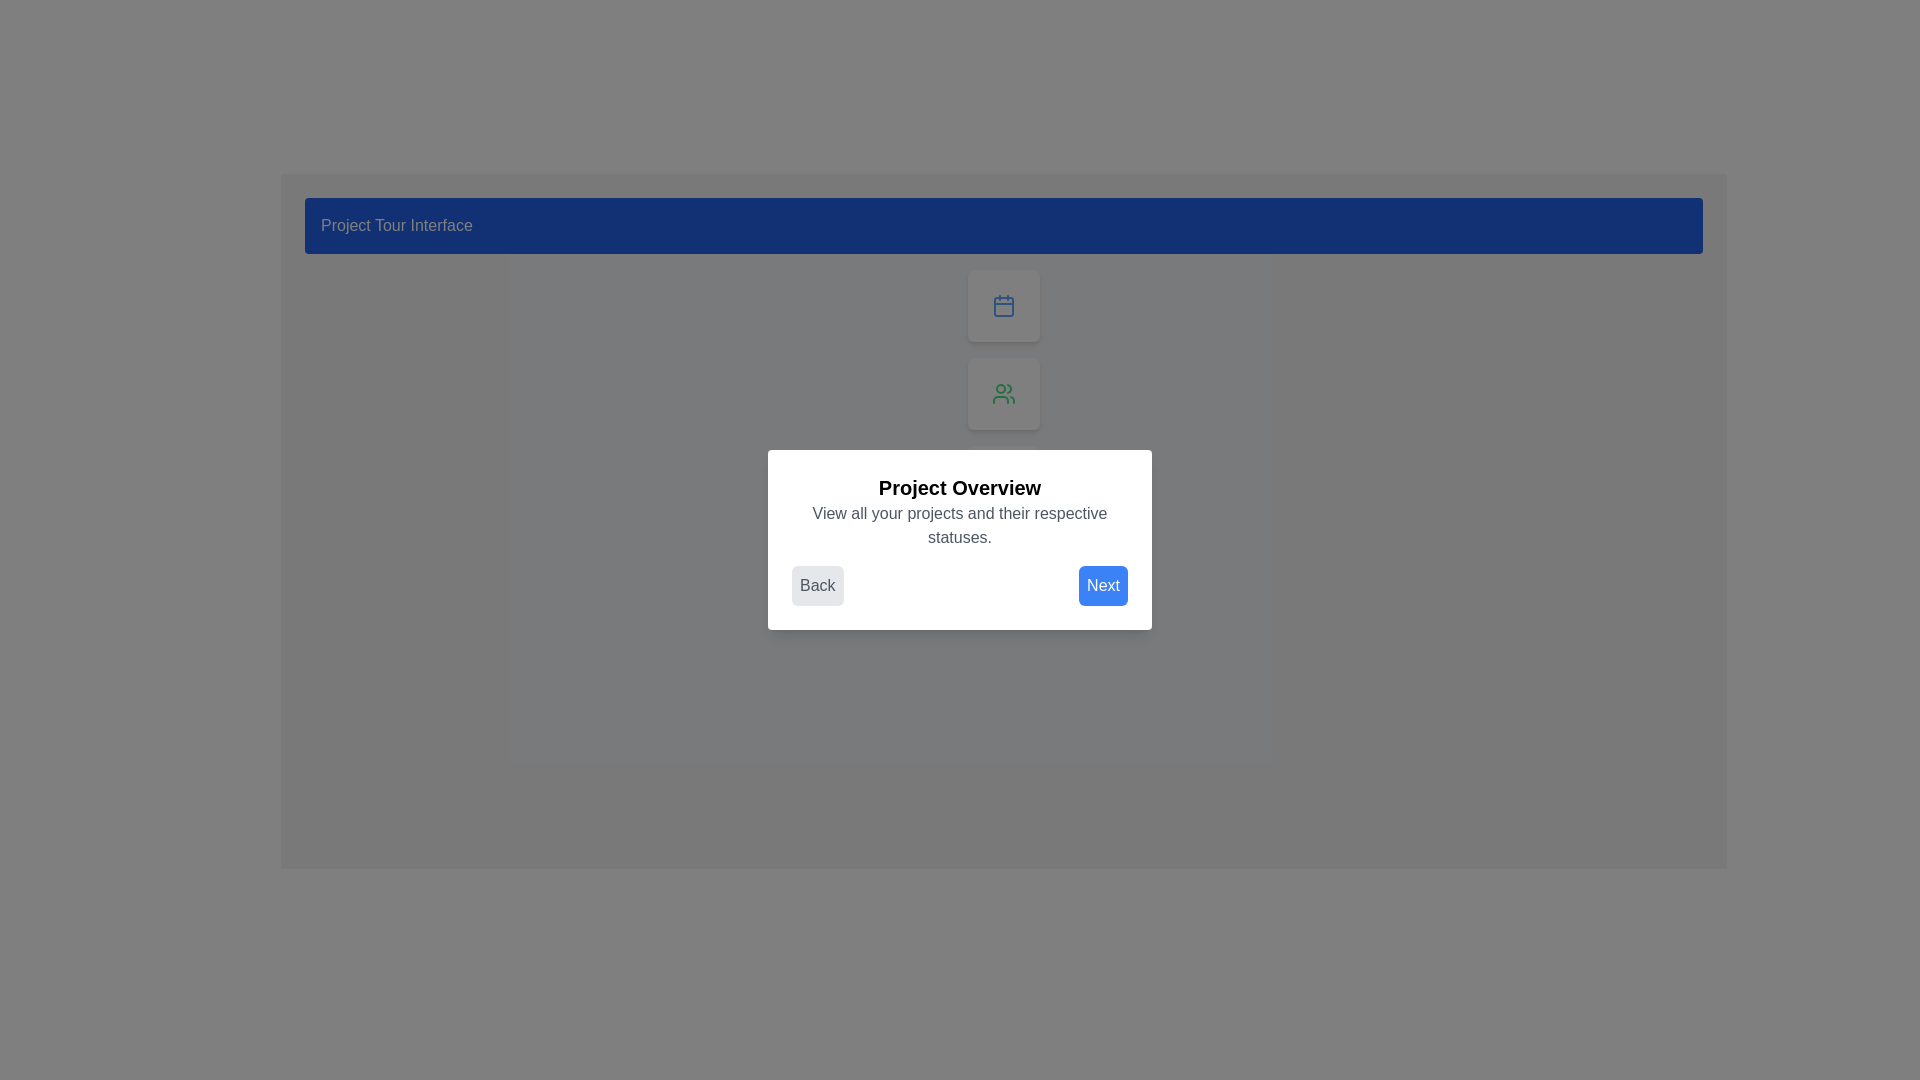 Image resolution: width=1920 pixels, height=1080 pixels. Describe the element at coordinates (1003, 393) in the screenshot. I see `the user icon in the dialog box` at that location.